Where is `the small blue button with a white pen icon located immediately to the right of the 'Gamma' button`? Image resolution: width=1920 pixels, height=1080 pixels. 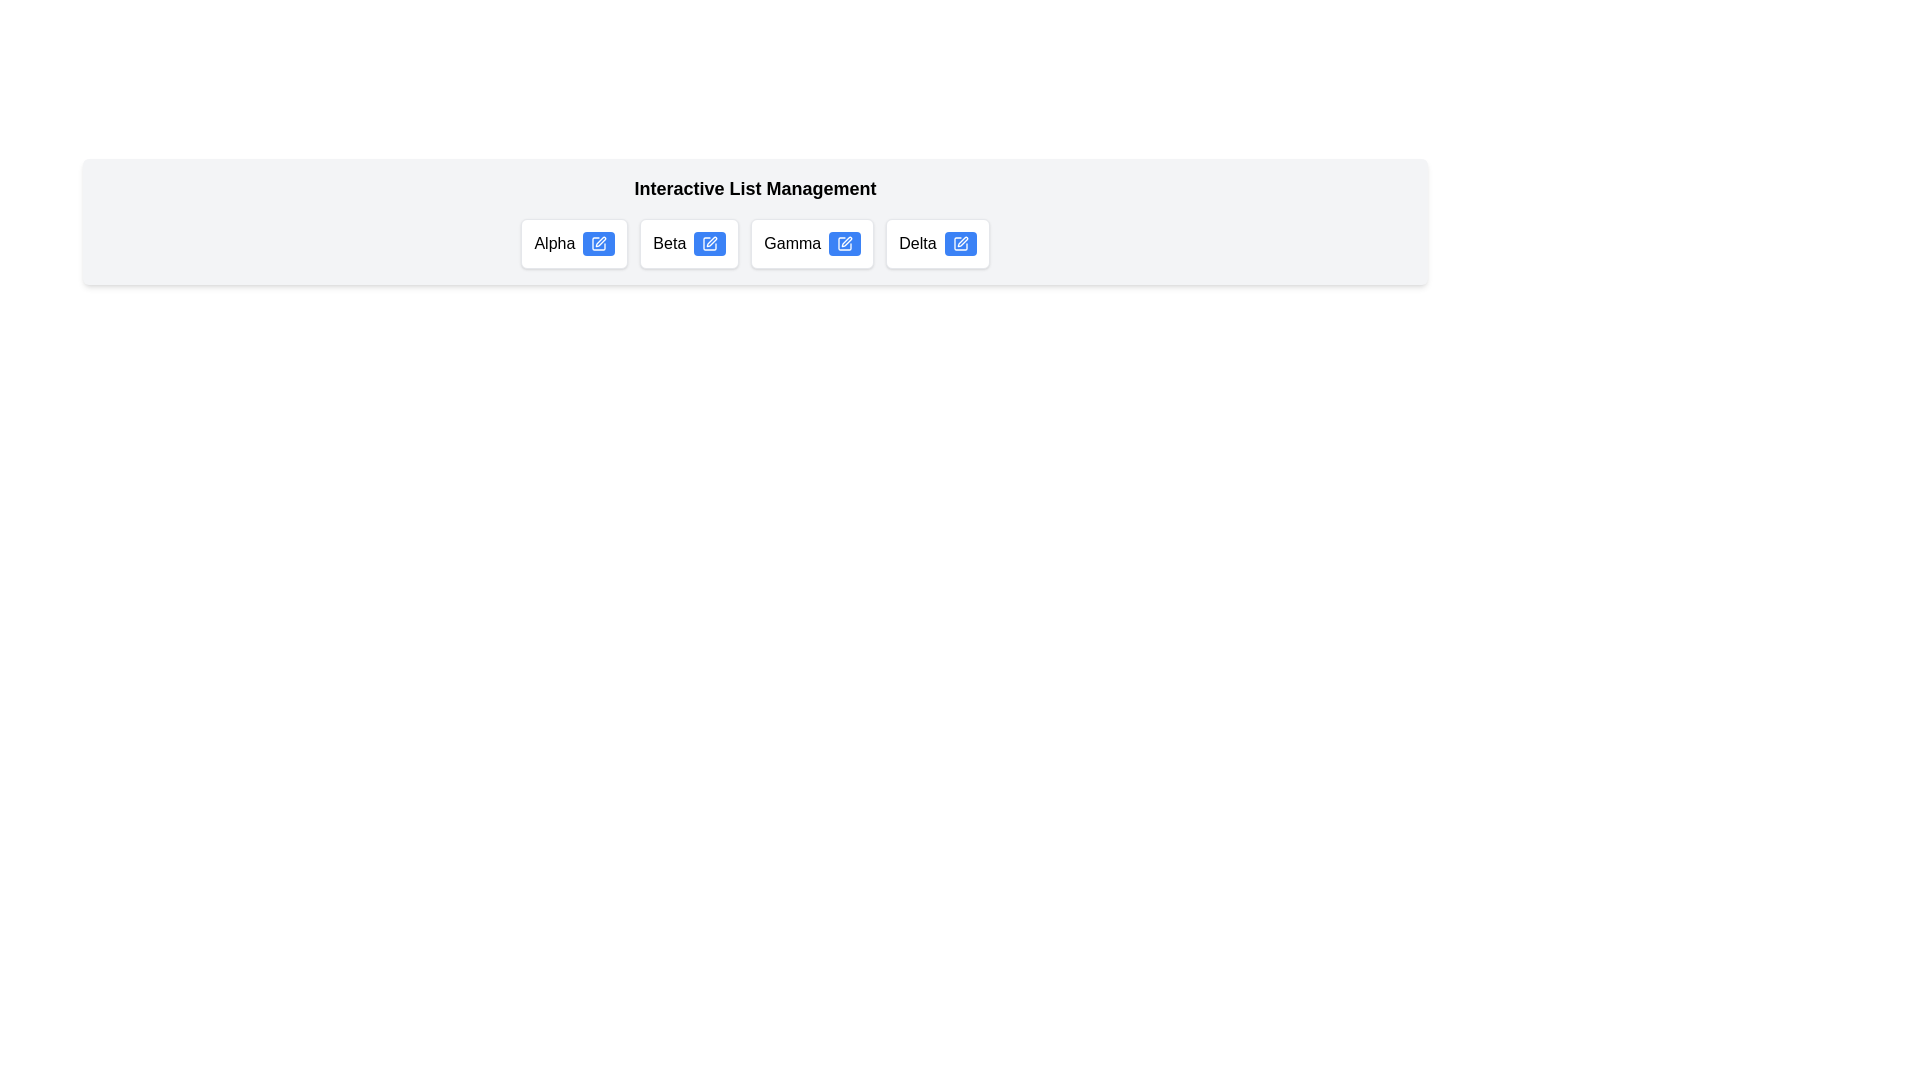 the small blue button with a white pen icon located immediately to the right of the 'Gamma' button is located at coordinates (845, 242).